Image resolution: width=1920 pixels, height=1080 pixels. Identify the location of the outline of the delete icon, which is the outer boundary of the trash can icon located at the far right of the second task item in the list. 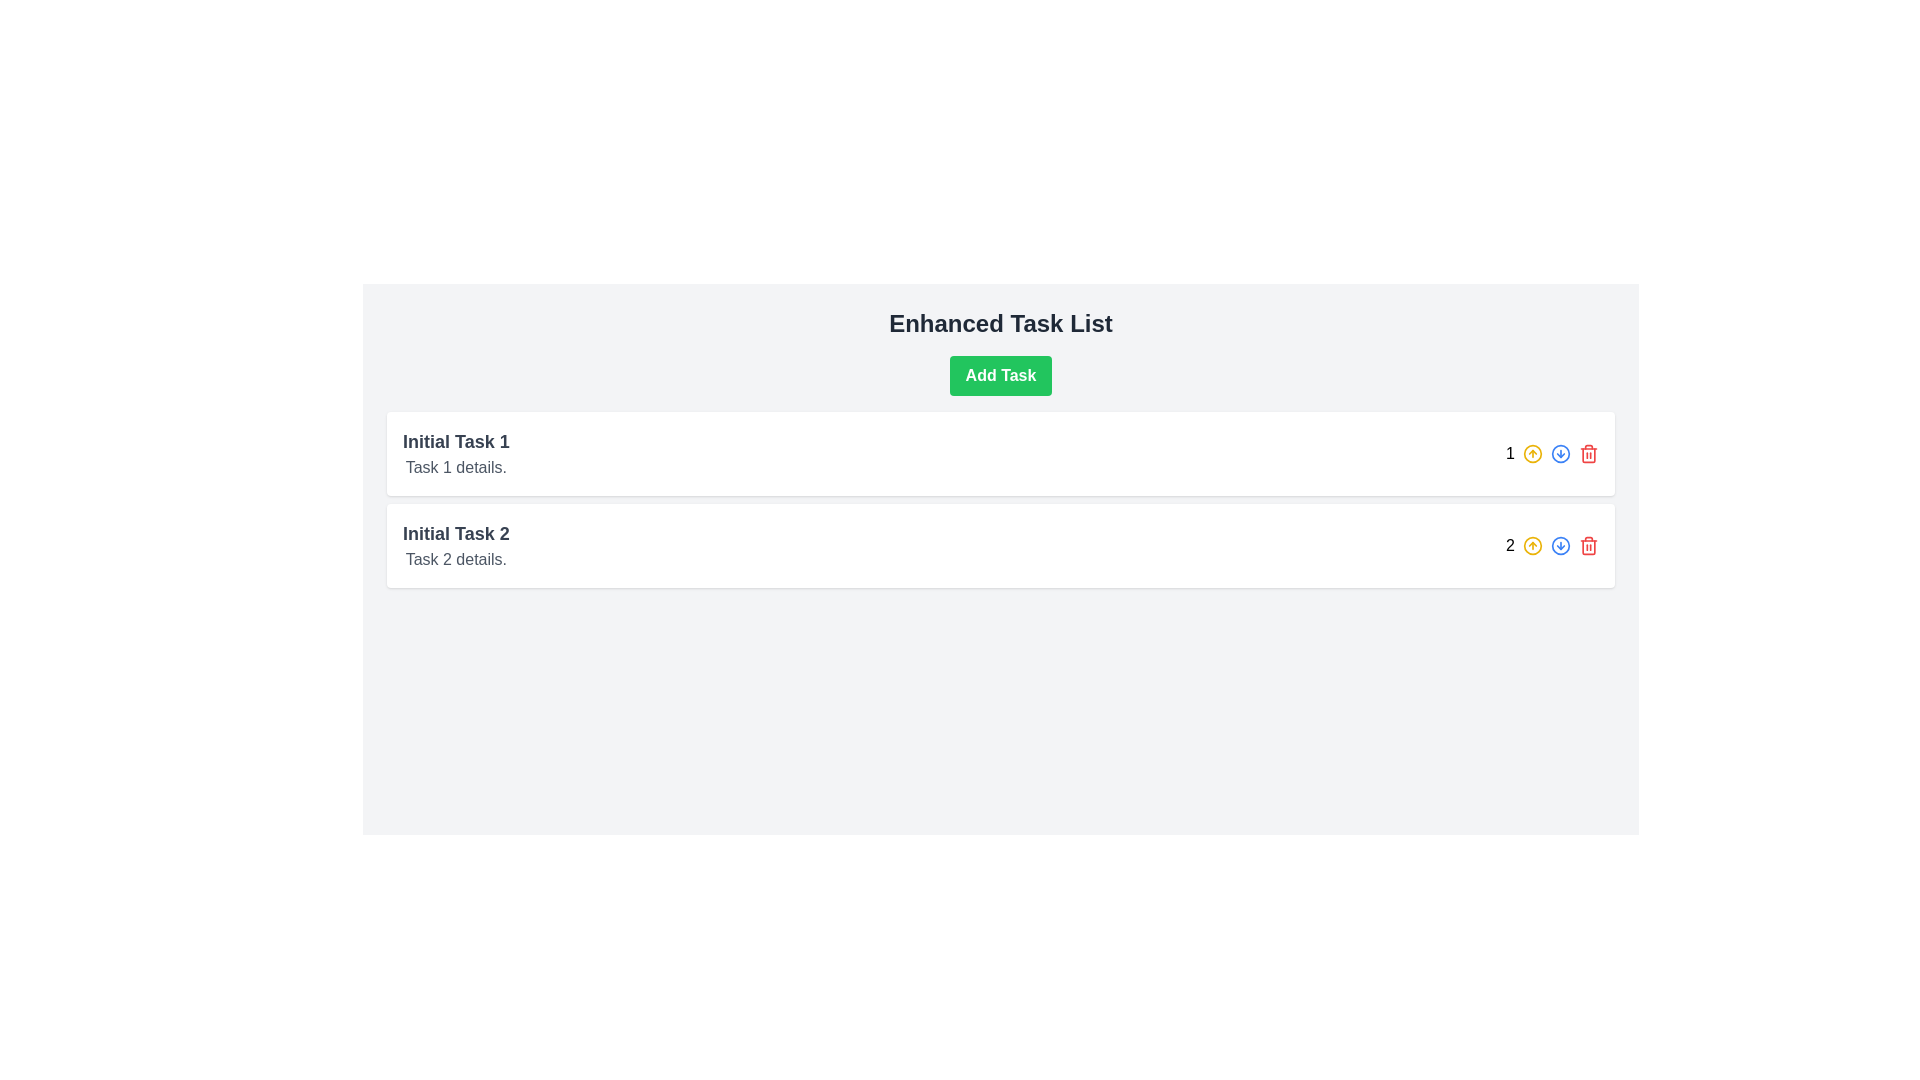
(1587, 547).